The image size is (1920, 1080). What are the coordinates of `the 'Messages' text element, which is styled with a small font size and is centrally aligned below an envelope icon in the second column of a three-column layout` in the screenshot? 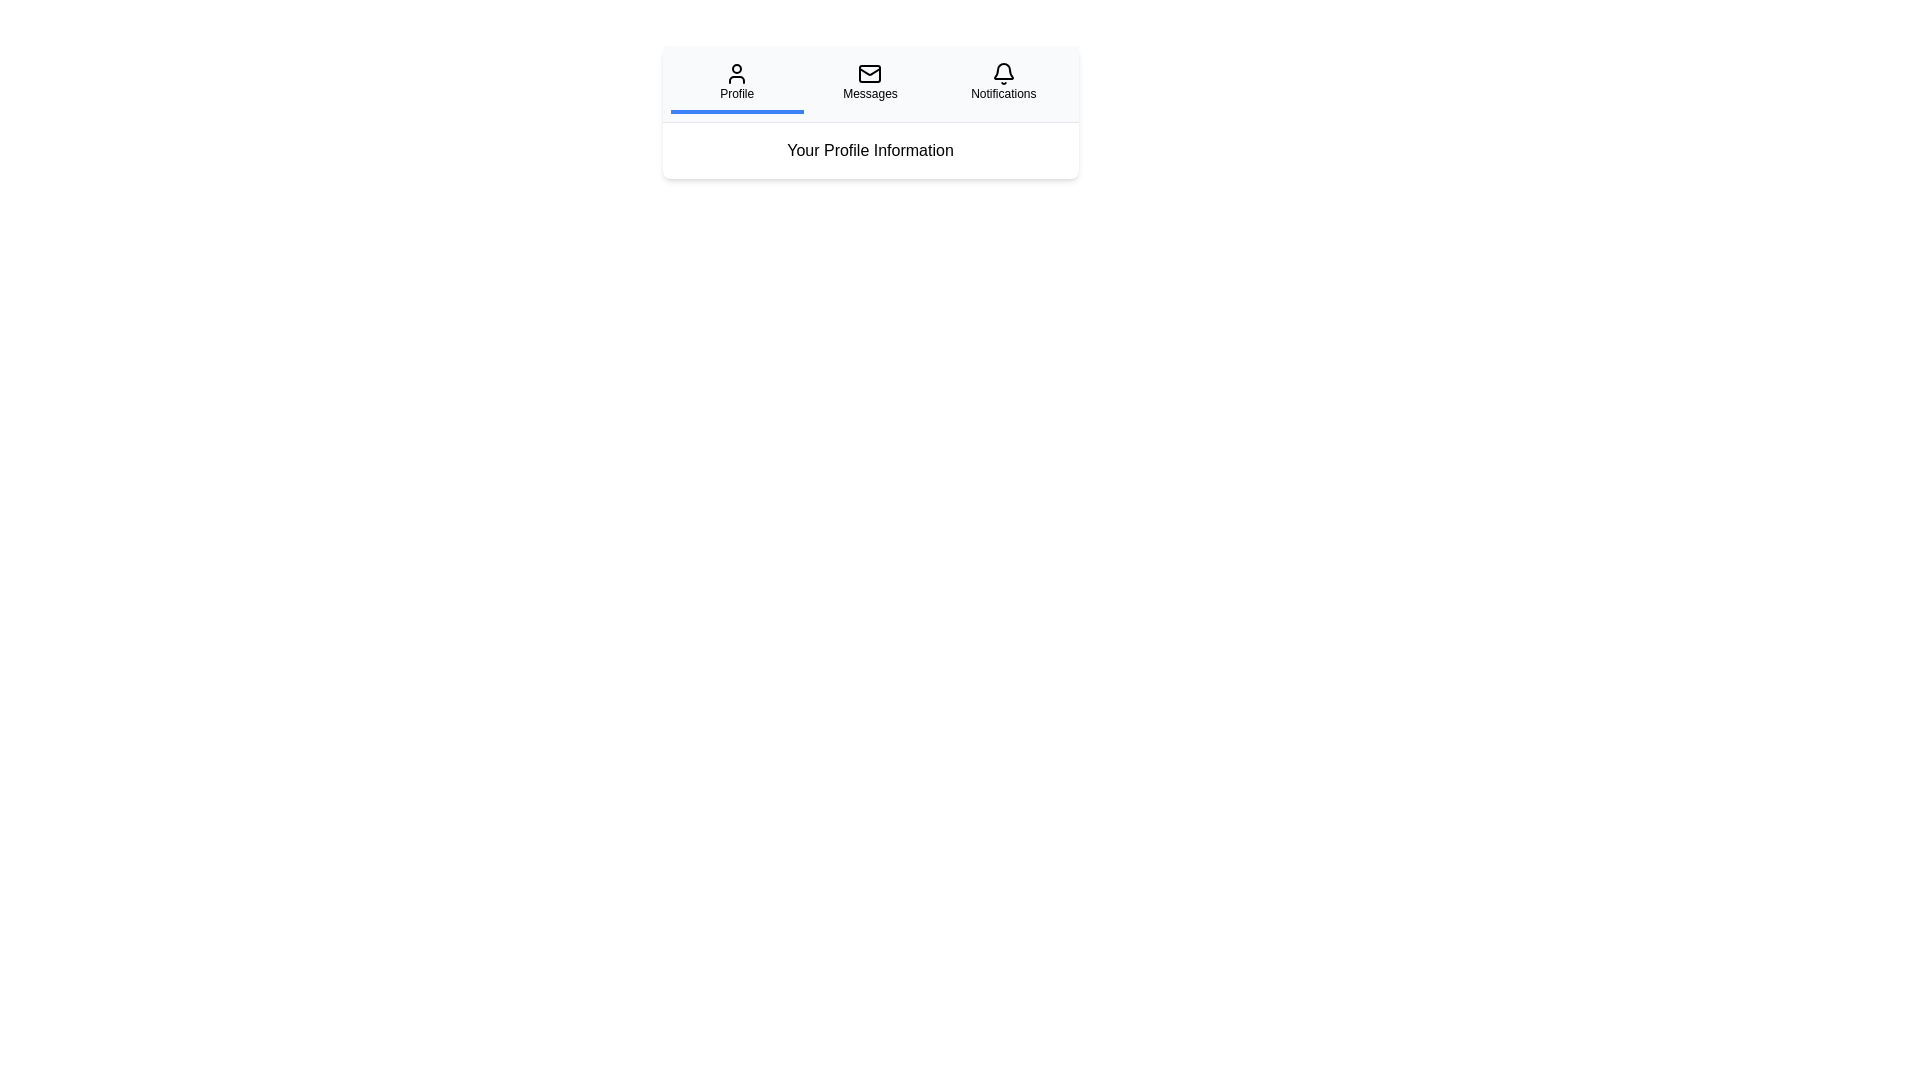 It's located at (870, 93).